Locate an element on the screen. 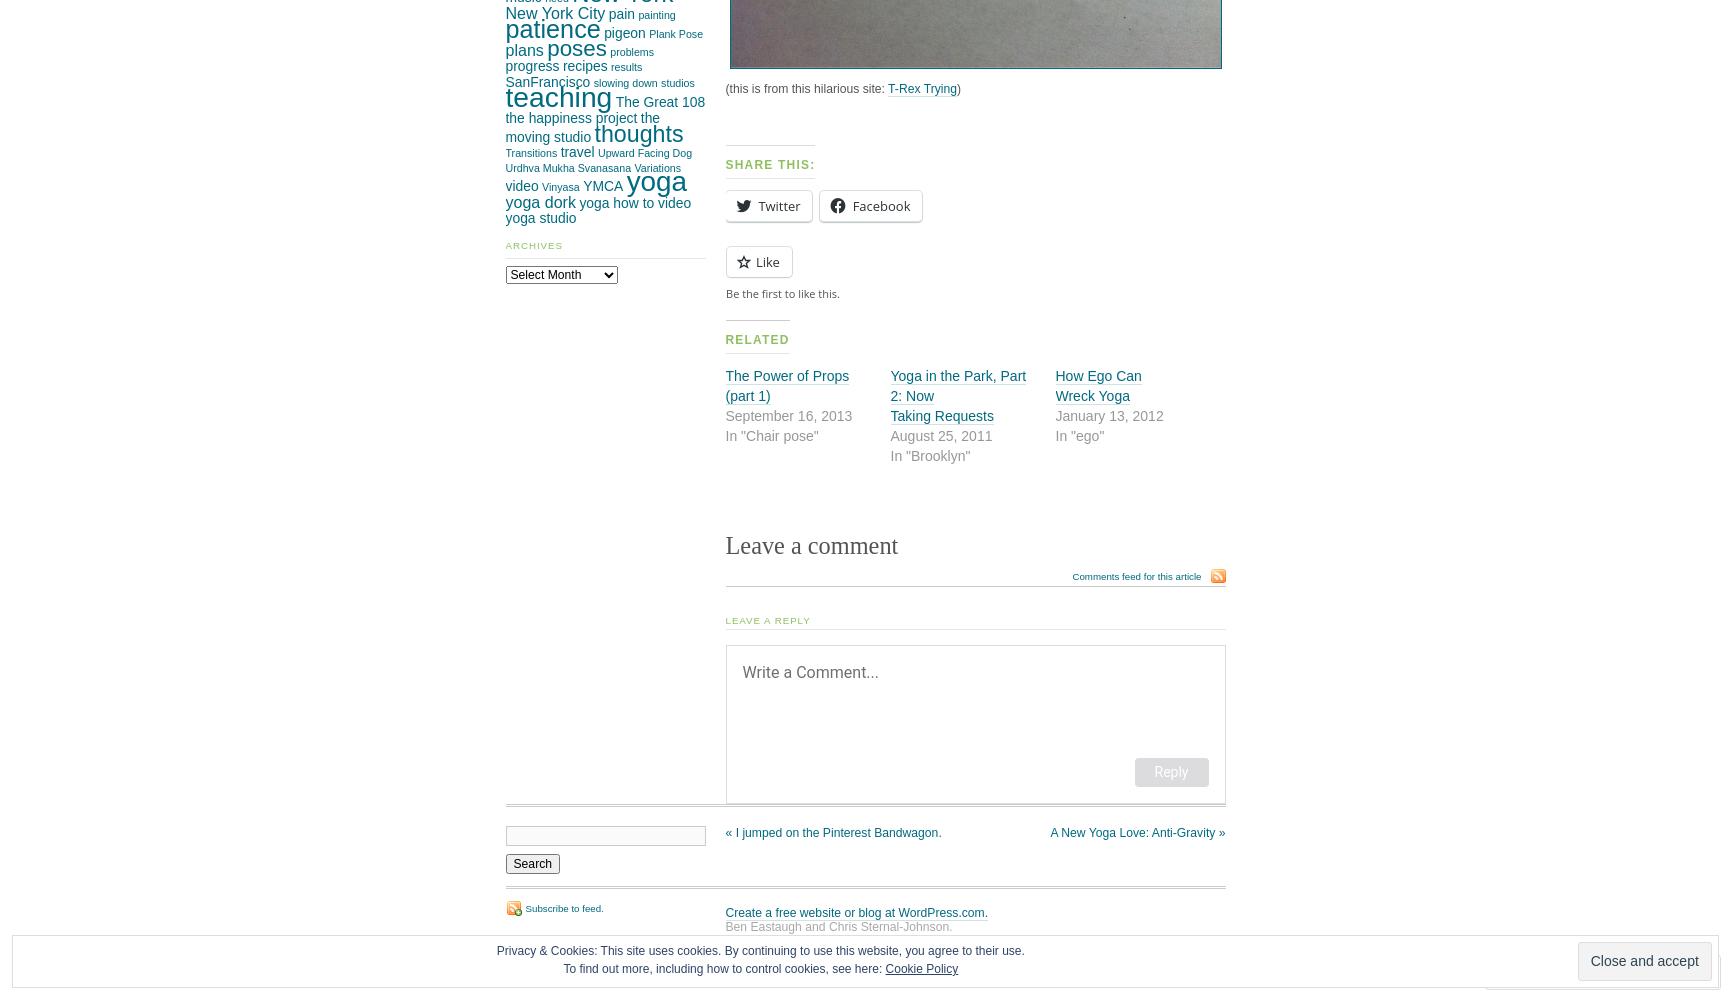 The width and height of the screenshot is (1731, 1000). 'Twitter' is located at coordinates (778, 204).